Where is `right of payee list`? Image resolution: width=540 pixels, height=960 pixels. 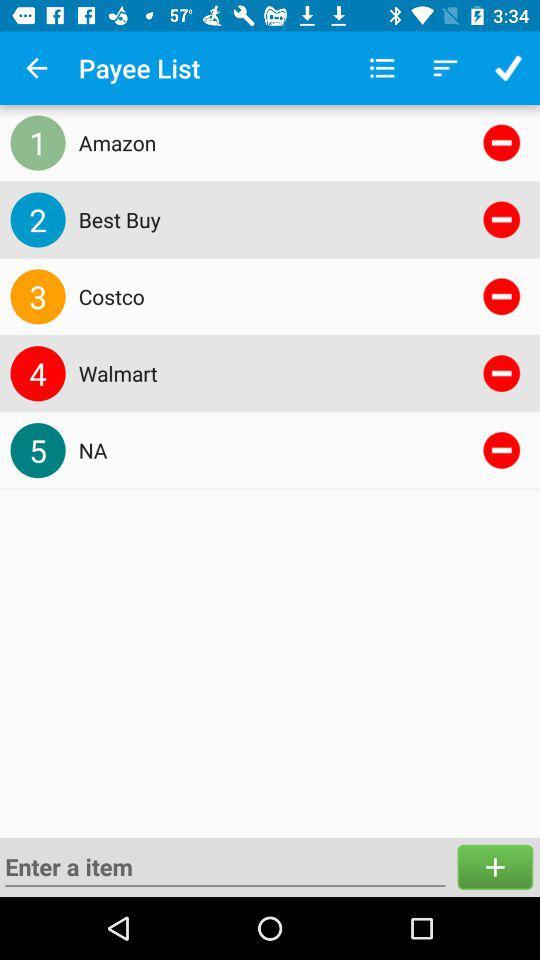 right of payee list is located at coordinates (382, 68).